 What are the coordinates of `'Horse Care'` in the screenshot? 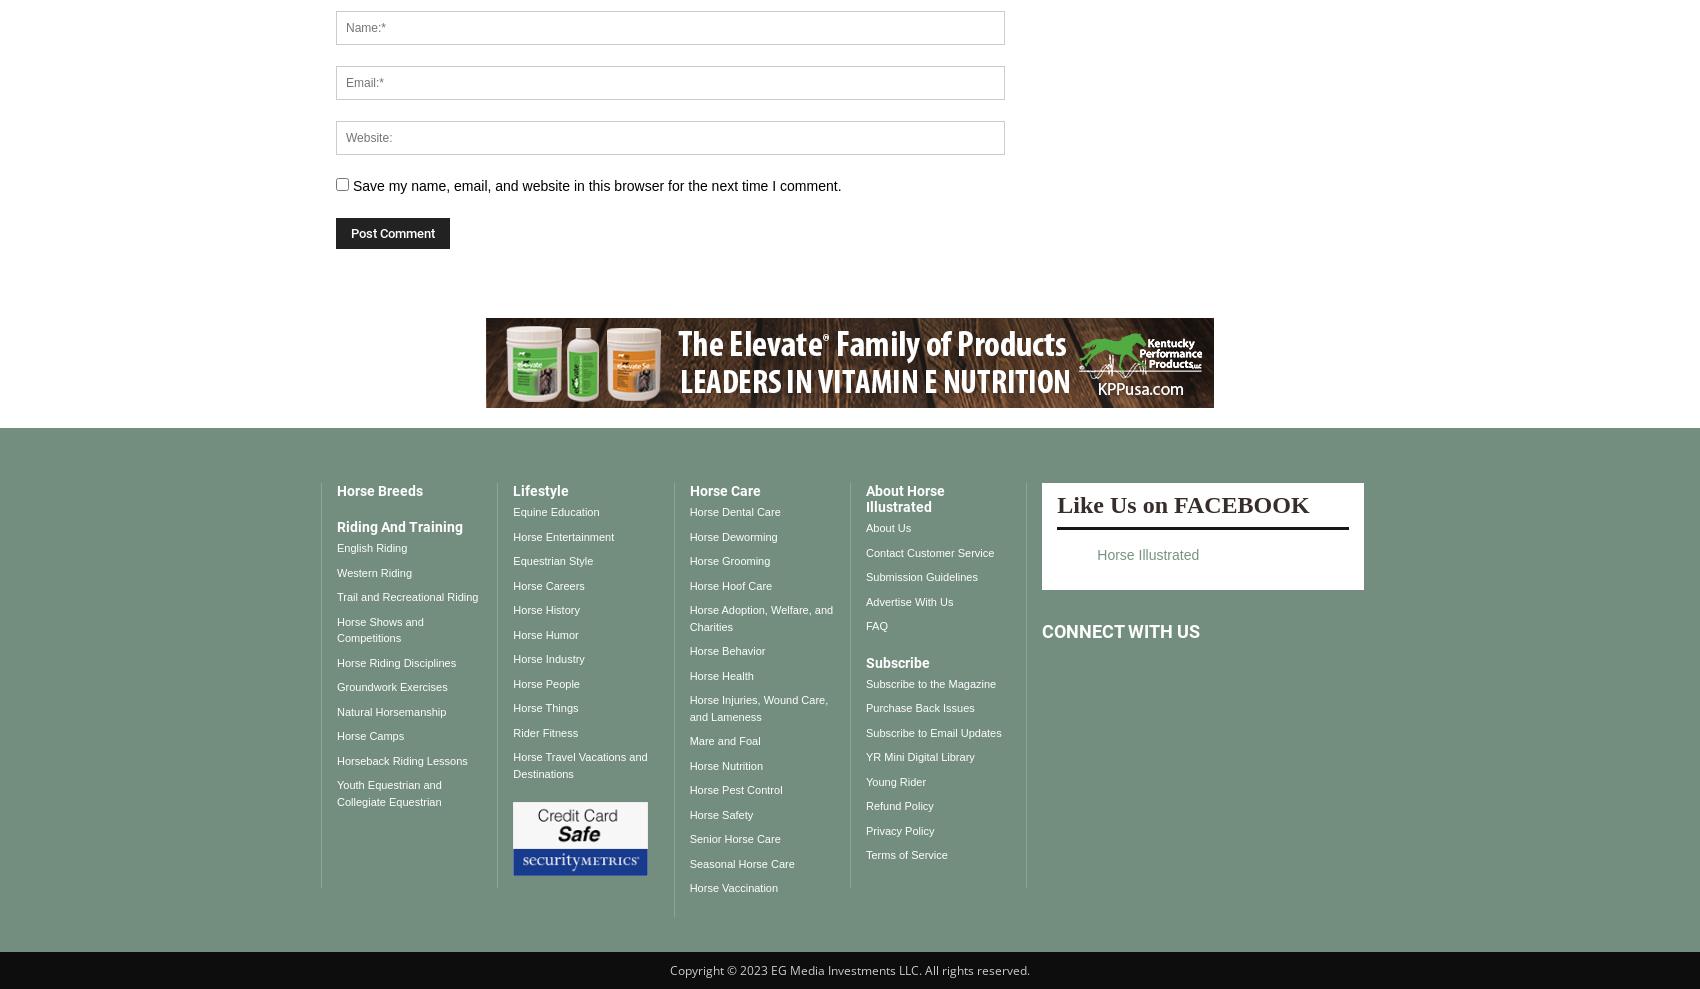 It's located at (724, 490).